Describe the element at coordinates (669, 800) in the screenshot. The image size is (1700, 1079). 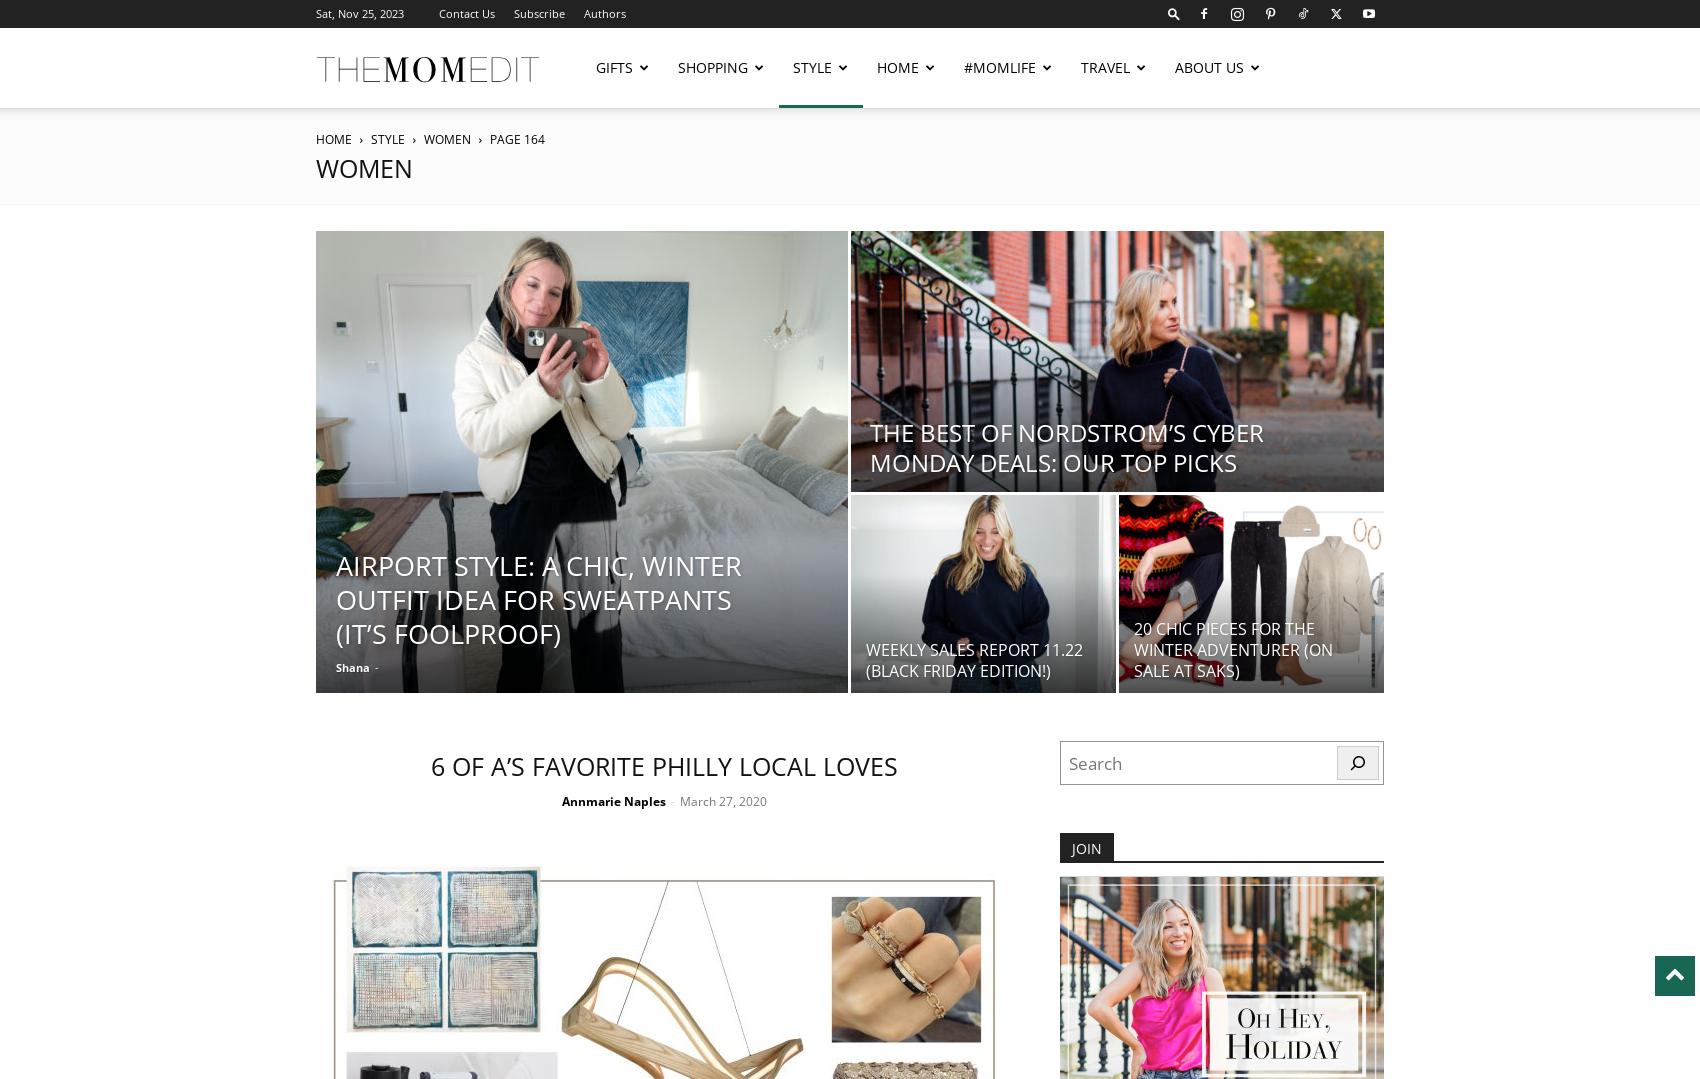
I see `'-'` at that location.